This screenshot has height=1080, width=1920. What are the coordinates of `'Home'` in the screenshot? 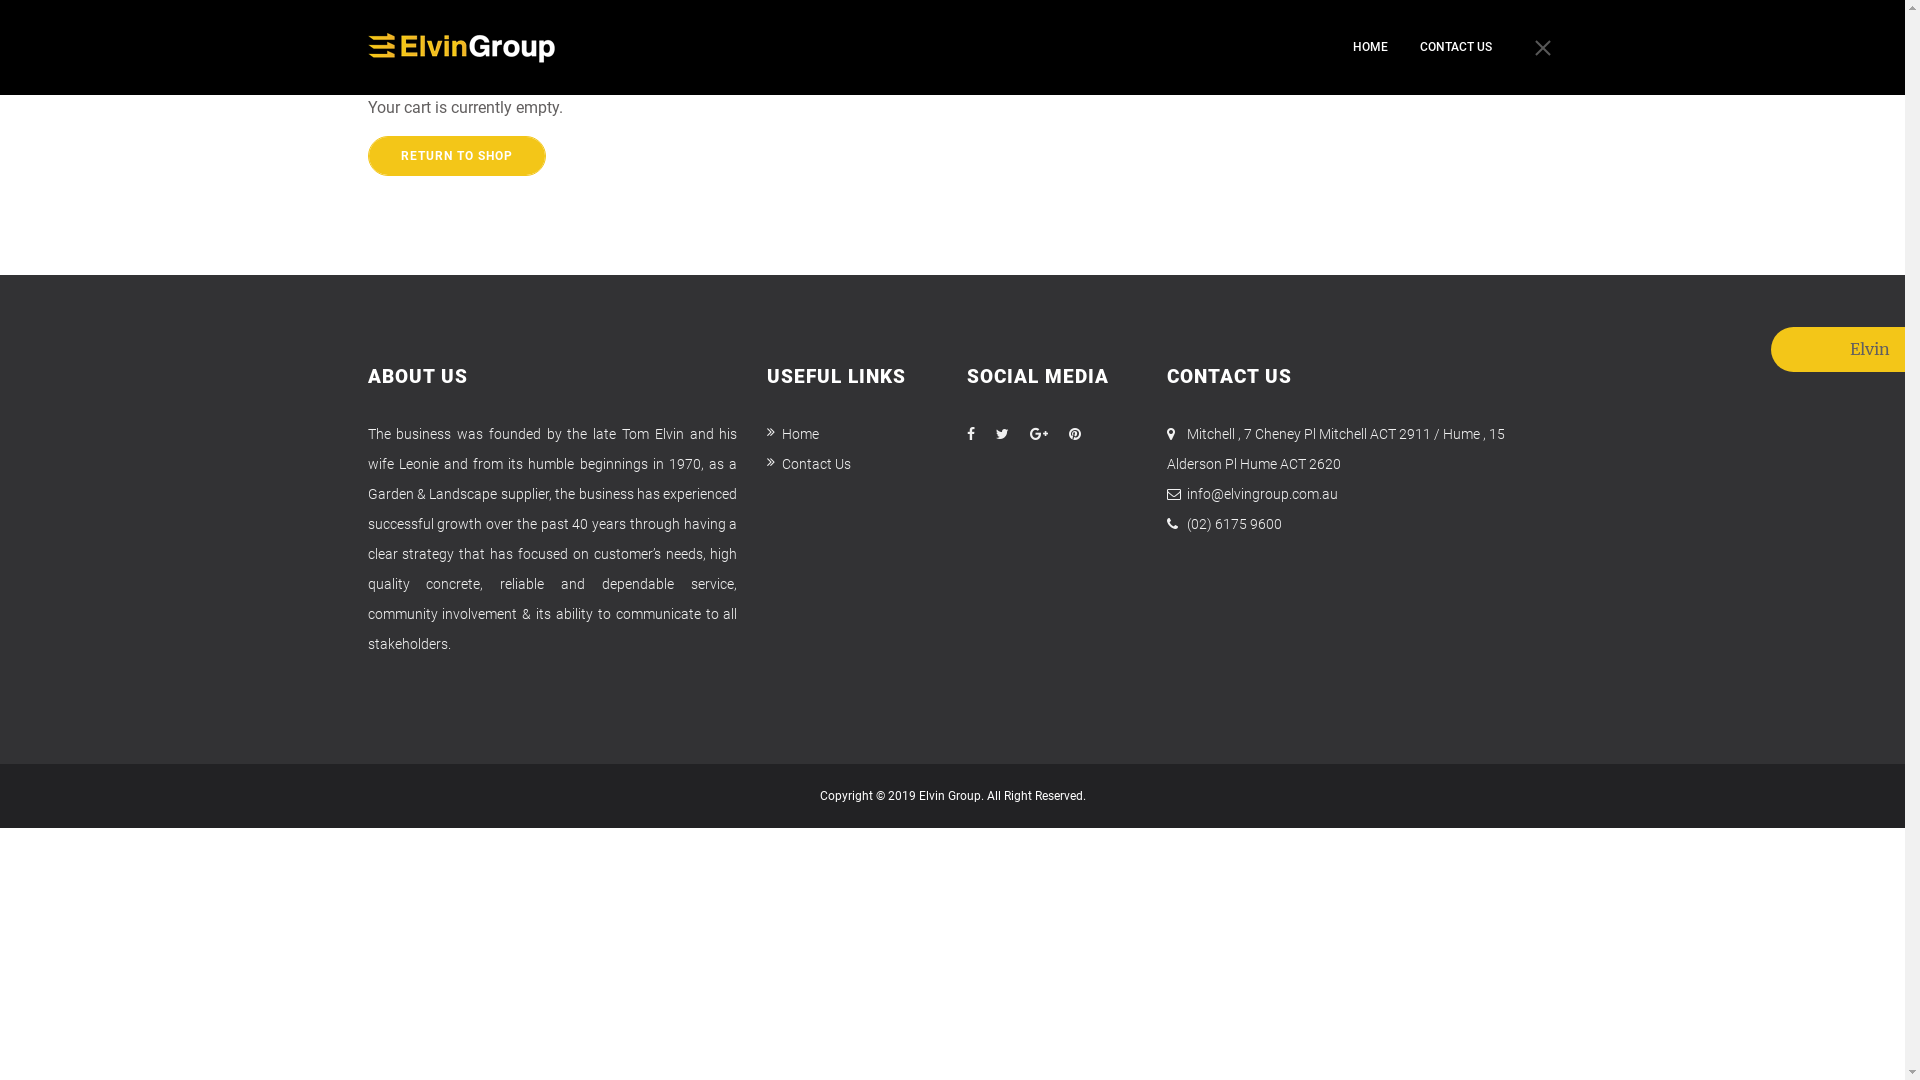 It's located at (791, 433).